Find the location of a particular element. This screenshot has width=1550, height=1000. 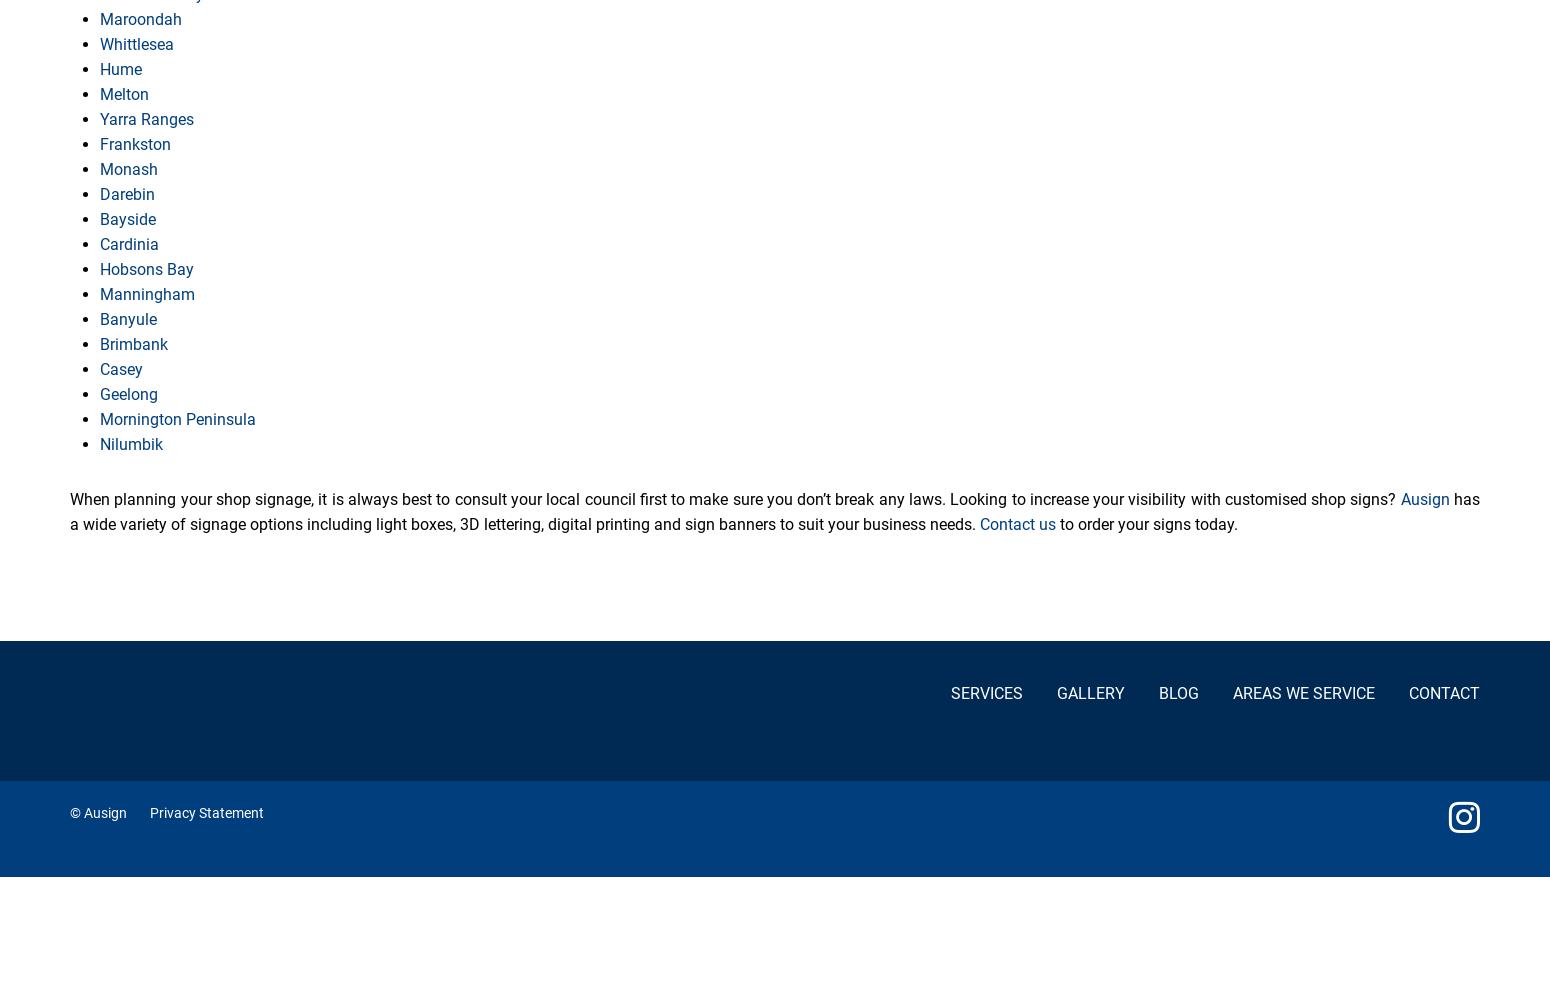

'Mornington Peninsula' is located at coordinates (99, 419).